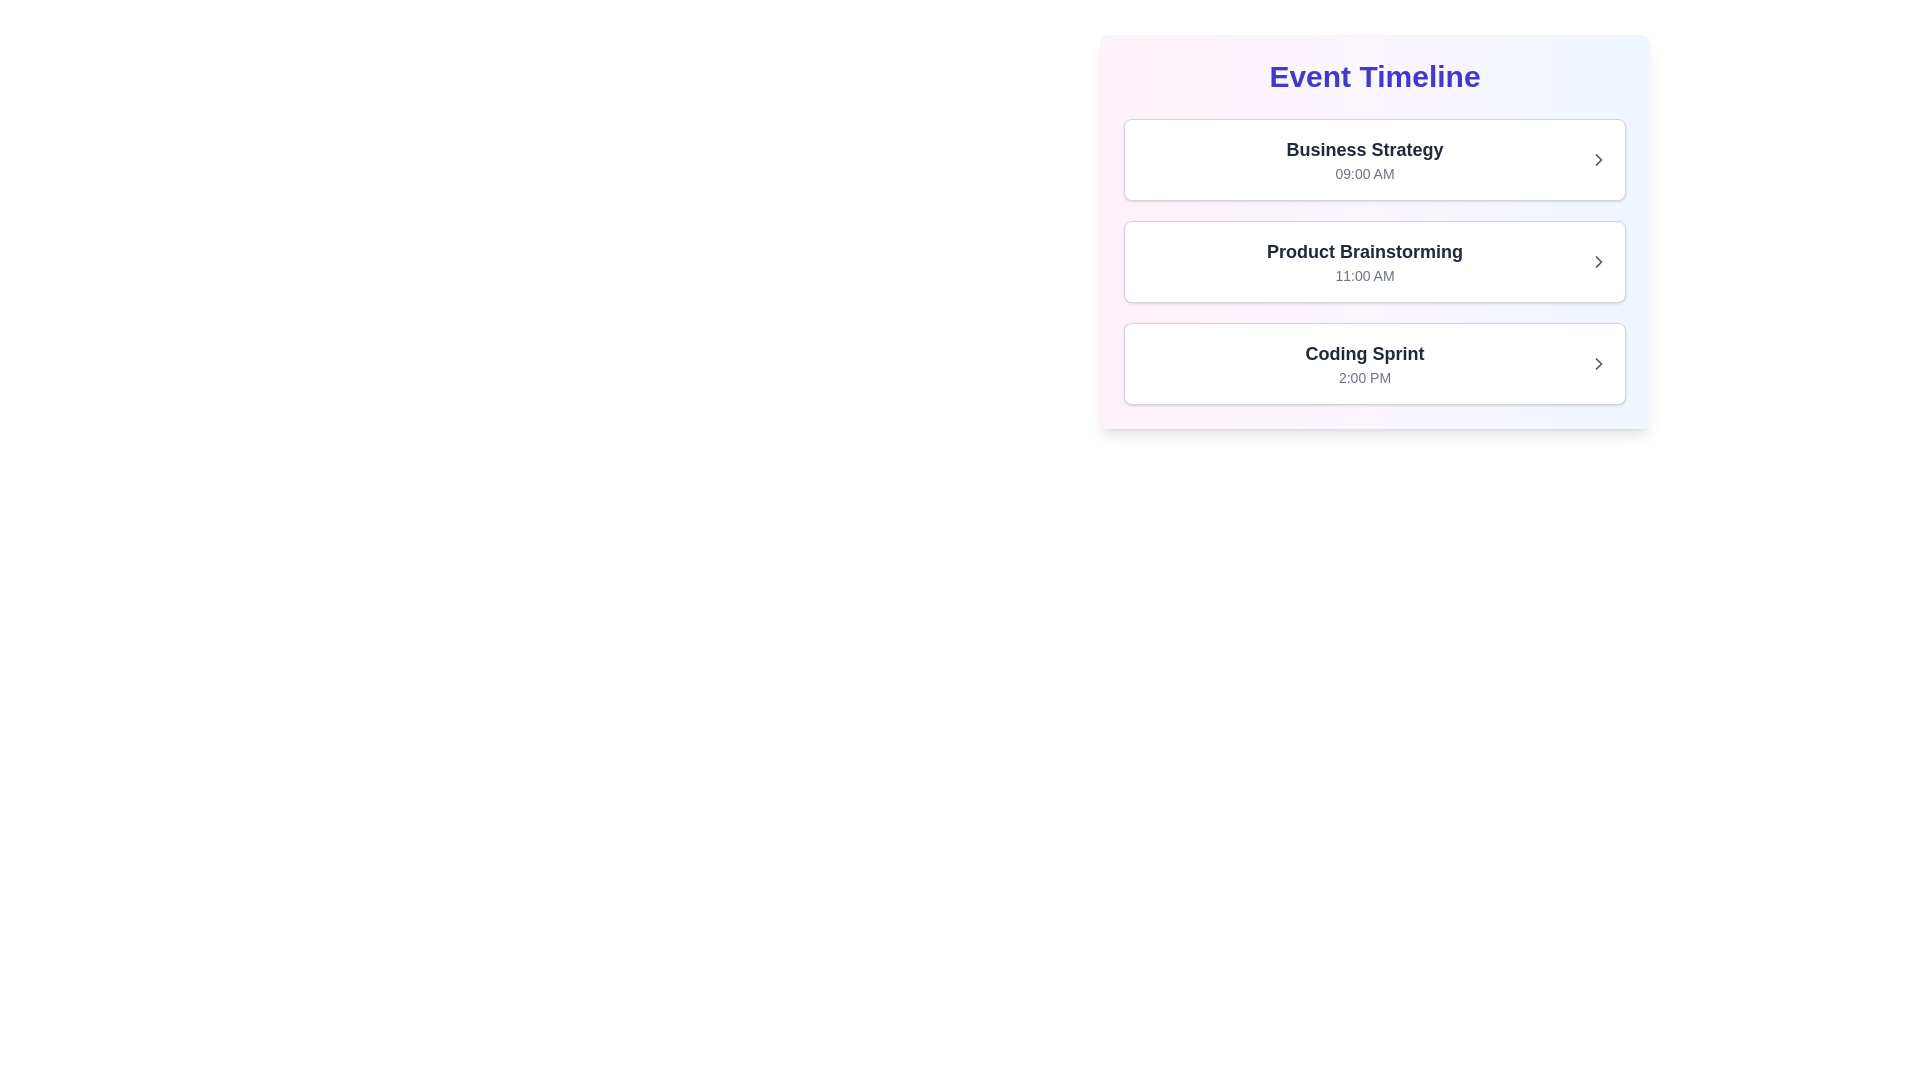  Describe the element at coordinates (1363, 158) in the screenshot. I see `the first list item in the 'Event Timeline' box that displays 'Business Strategy' and '09:00 AM'` at that location.